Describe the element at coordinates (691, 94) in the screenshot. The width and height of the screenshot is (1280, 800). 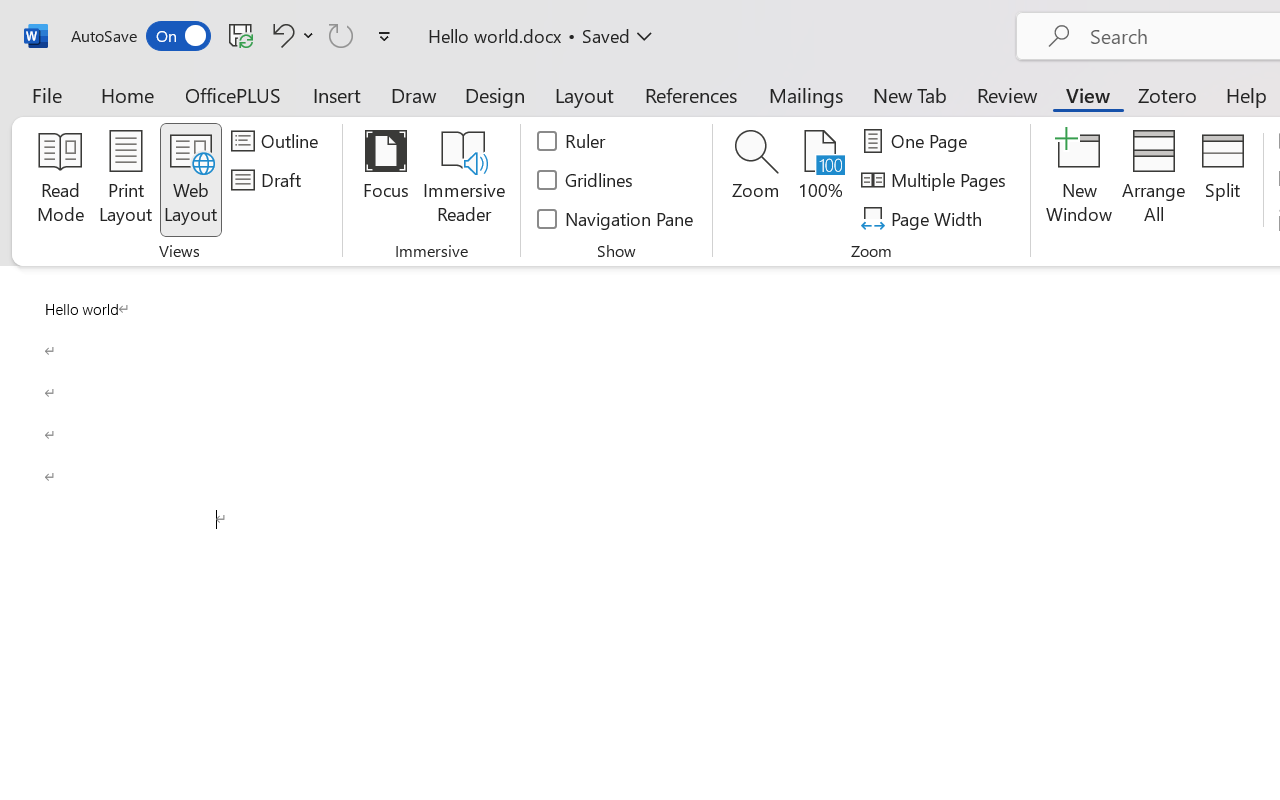
I see `'References'` at that location.